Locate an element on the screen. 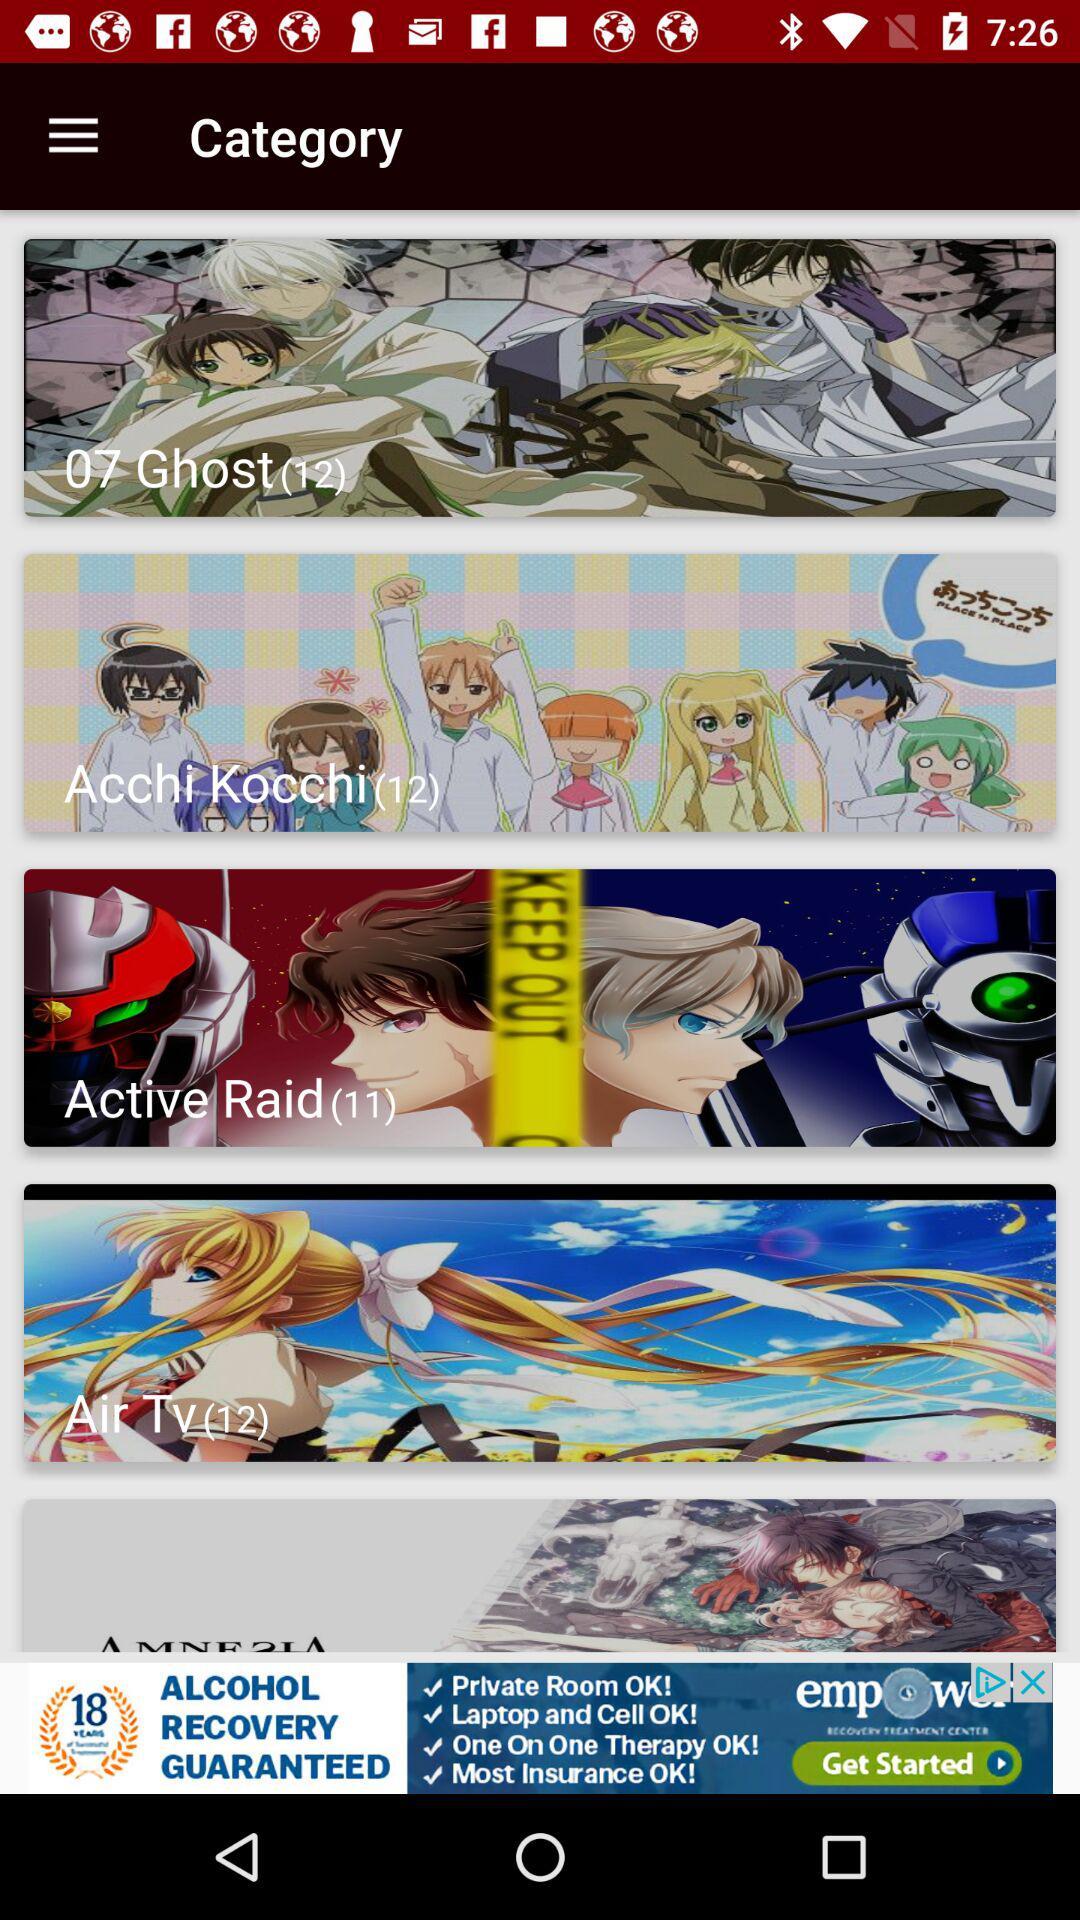 The image size is (1080, 1920). advertisement area is located at coordinates (540, 1727).